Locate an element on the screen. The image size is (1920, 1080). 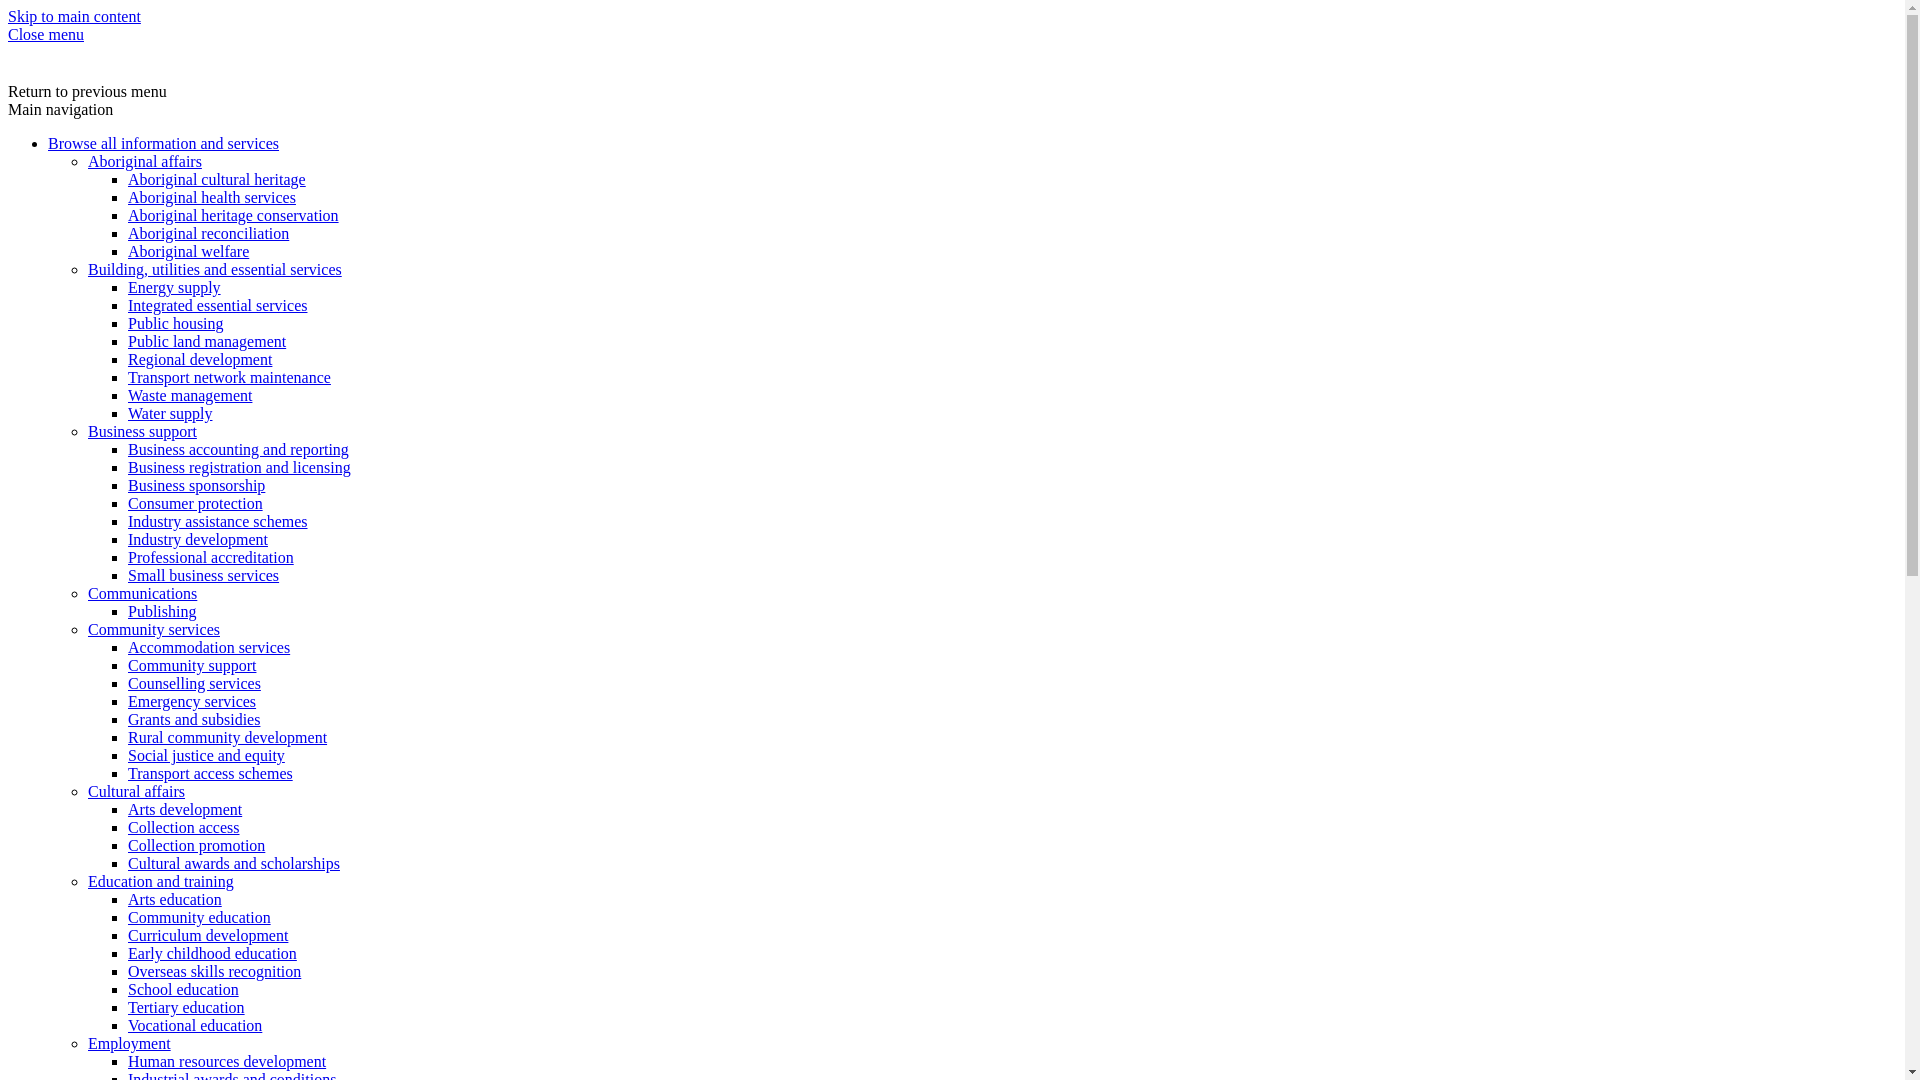
'Public housing' is located at coordinates (127, 322).